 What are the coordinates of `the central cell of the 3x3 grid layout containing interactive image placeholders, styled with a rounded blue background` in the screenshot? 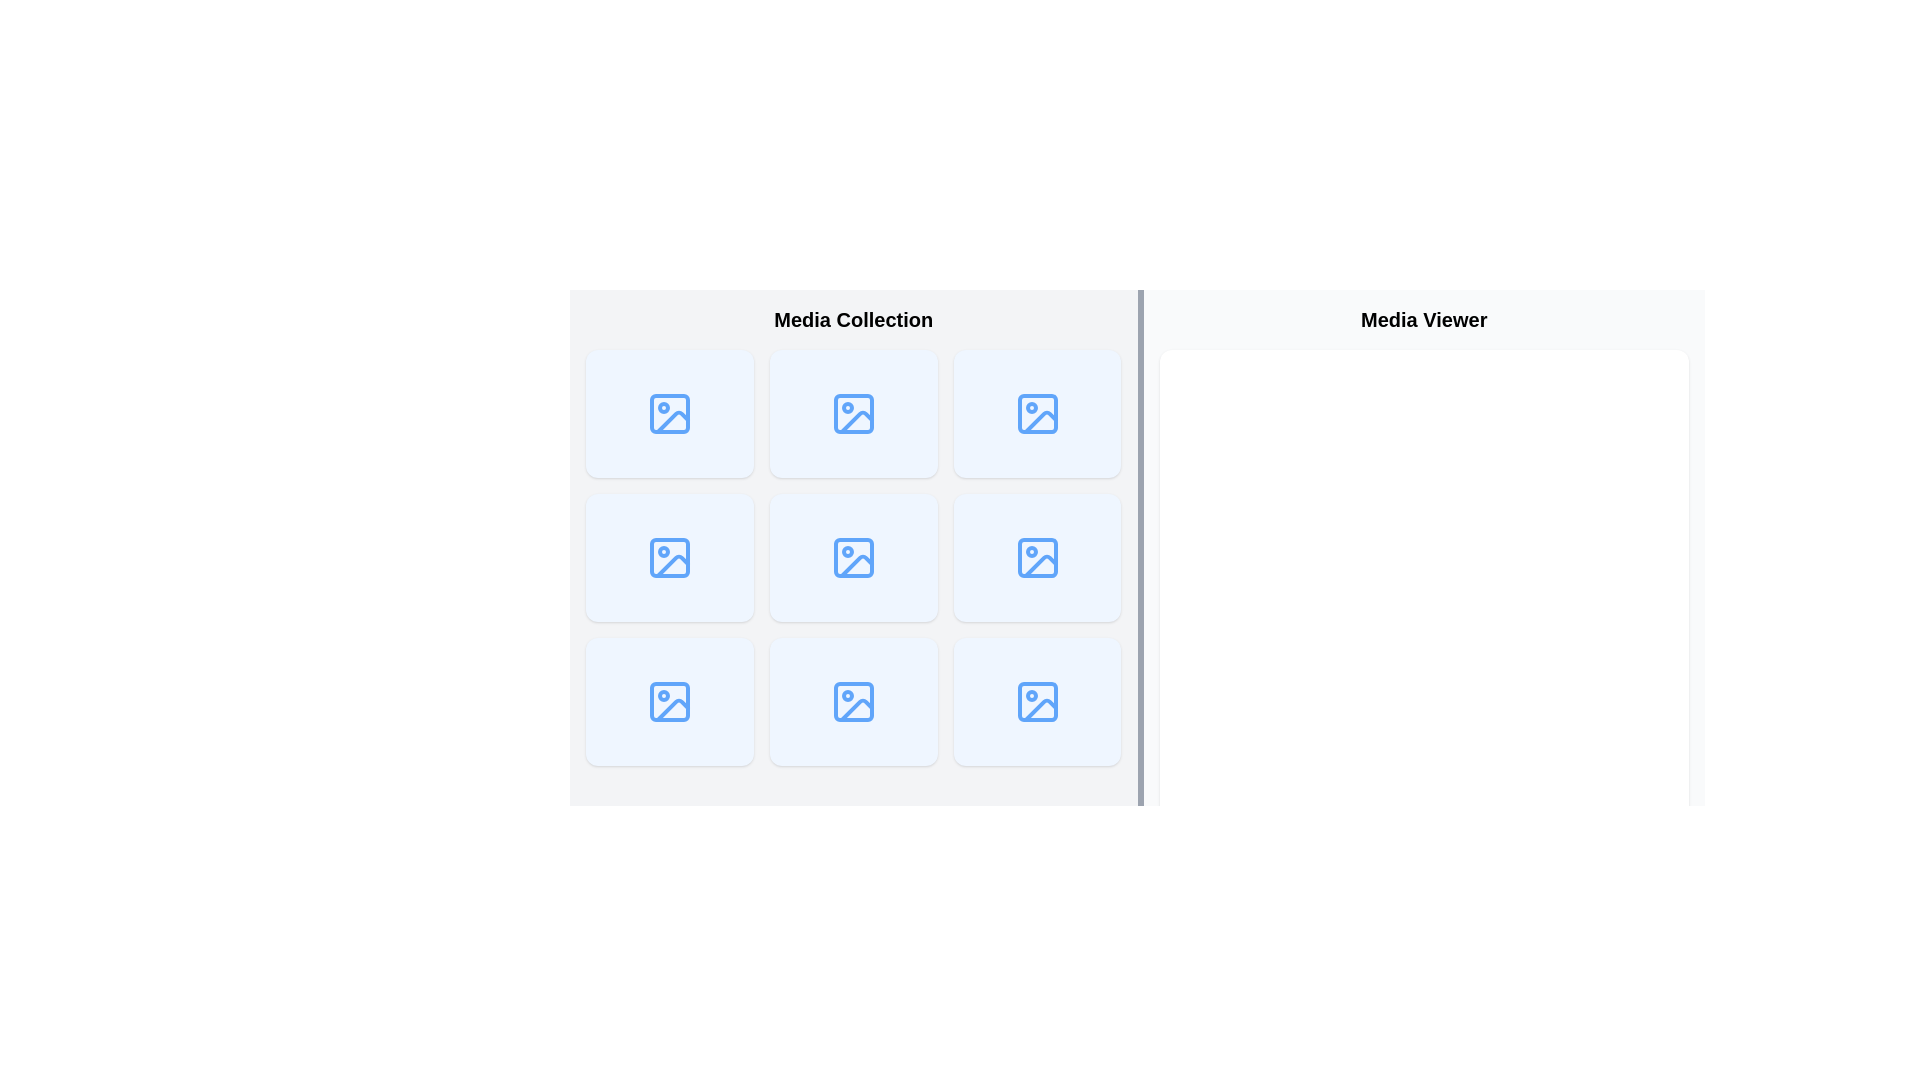 It's located at (853, 558).